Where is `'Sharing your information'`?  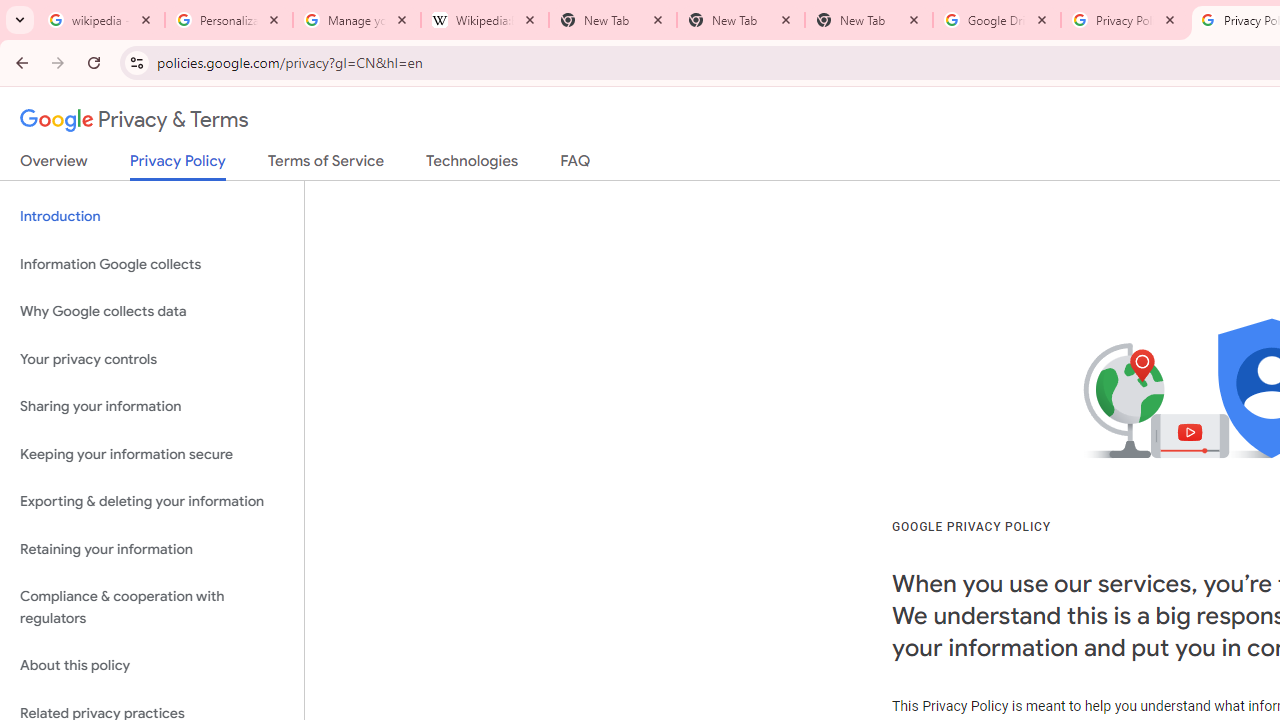
'Sharing your information' is located at coordinates (151, 406).